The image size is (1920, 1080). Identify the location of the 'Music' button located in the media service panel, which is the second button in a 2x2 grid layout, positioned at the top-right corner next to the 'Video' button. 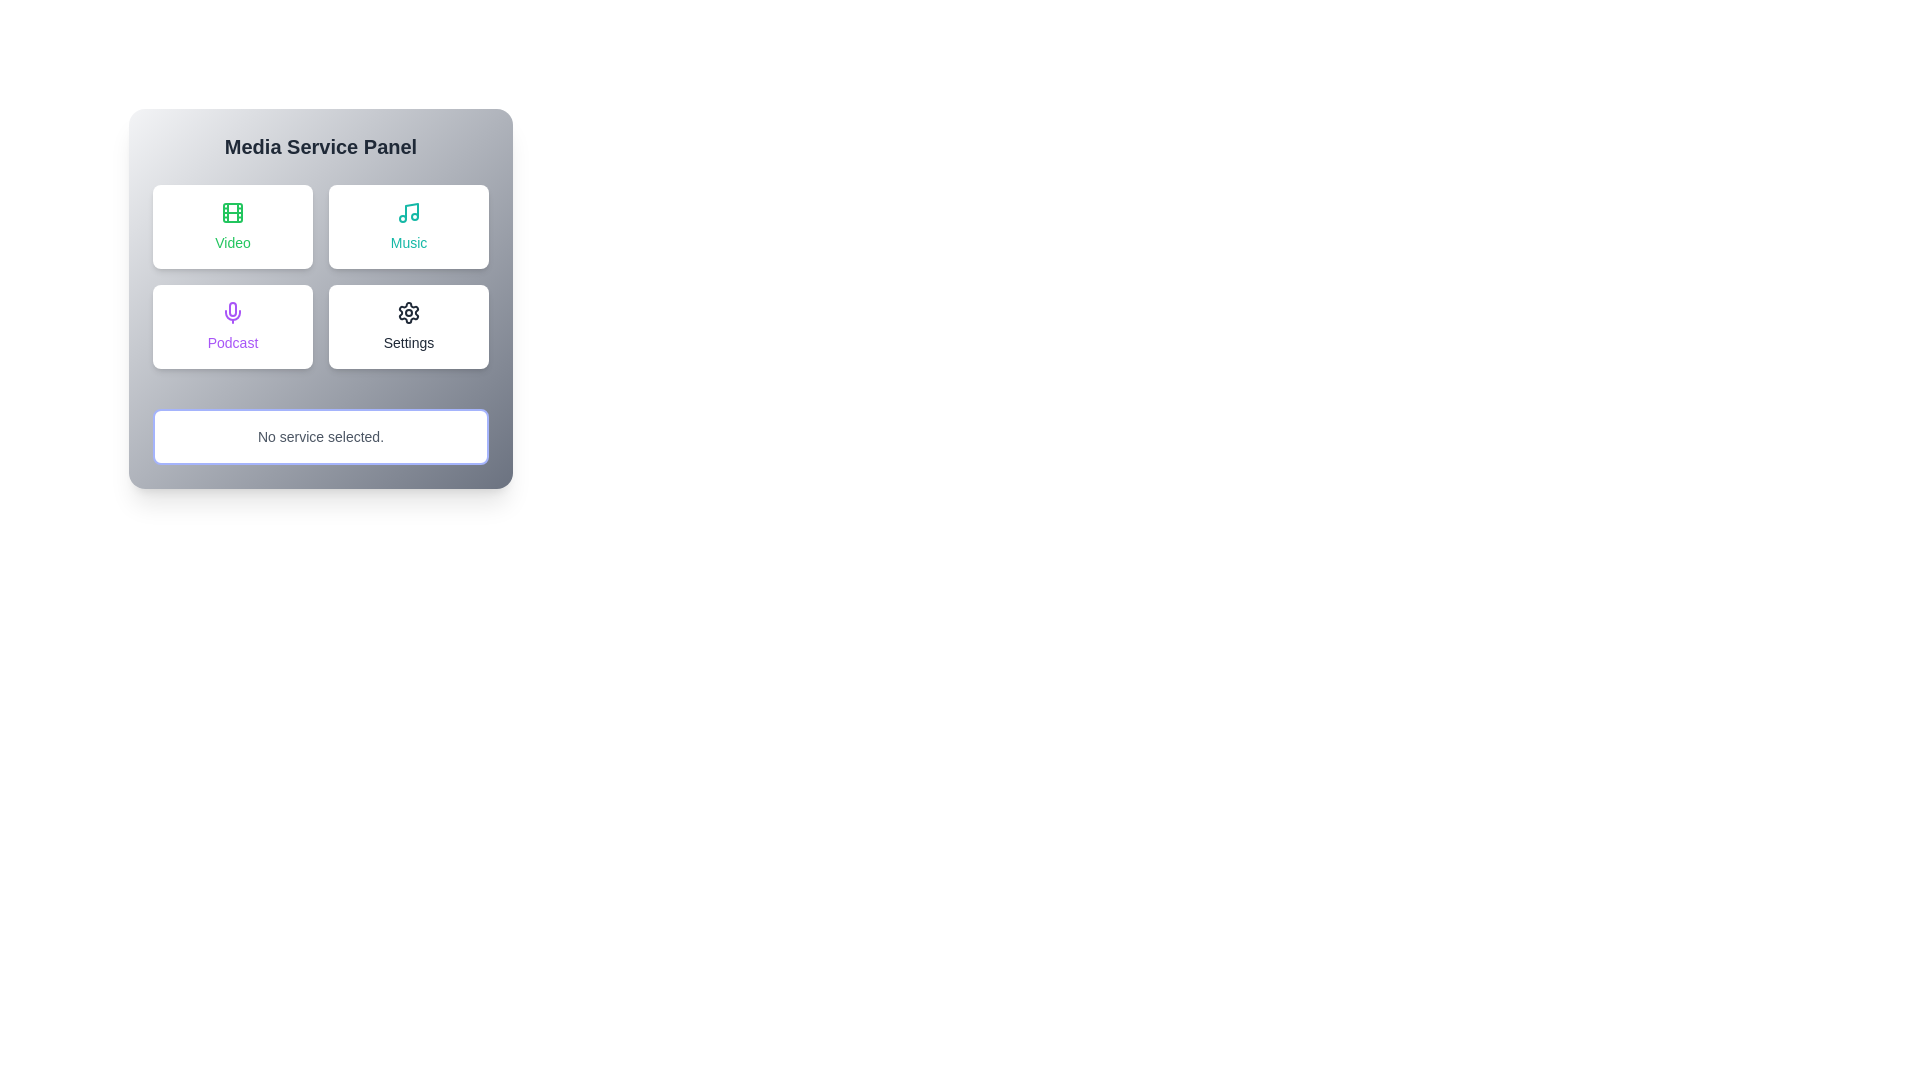
(407, 226).